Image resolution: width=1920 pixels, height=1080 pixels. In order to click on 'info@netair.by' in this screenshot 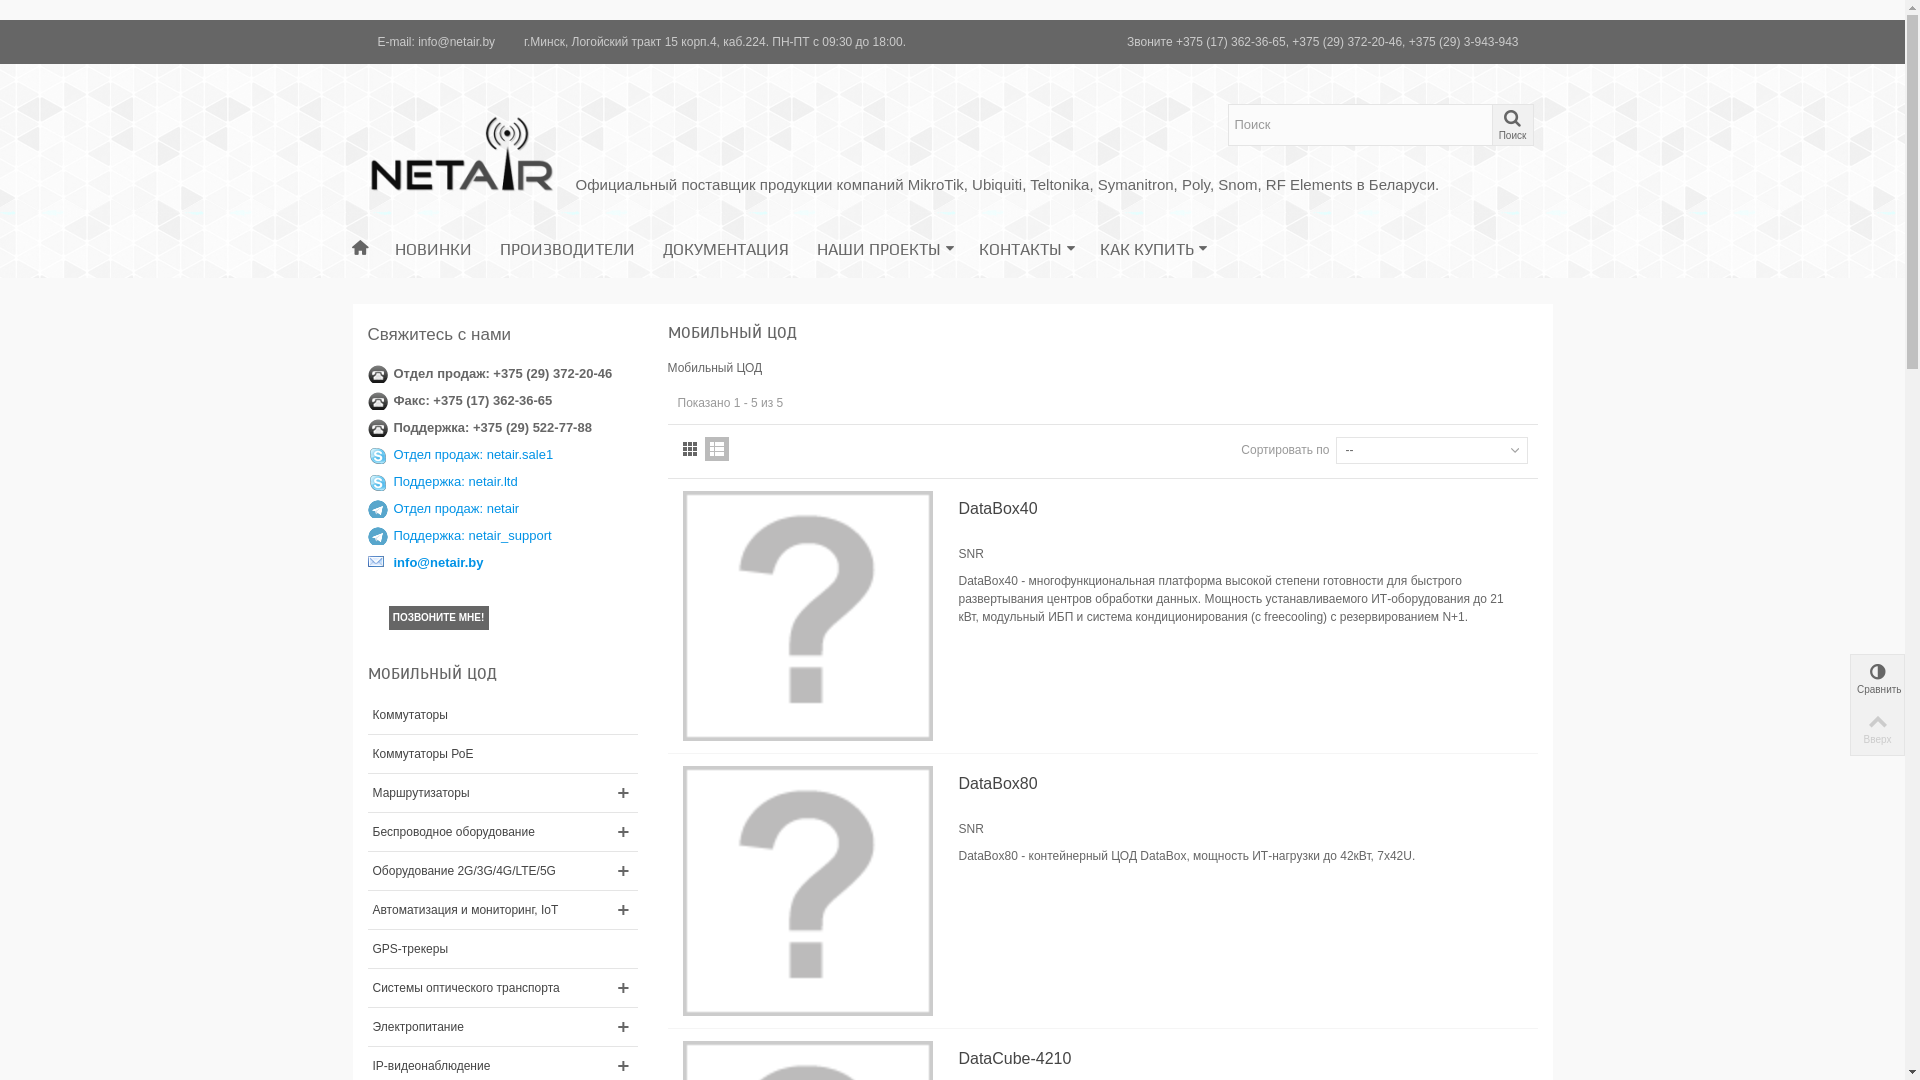, I will do `click(393, 562)`.